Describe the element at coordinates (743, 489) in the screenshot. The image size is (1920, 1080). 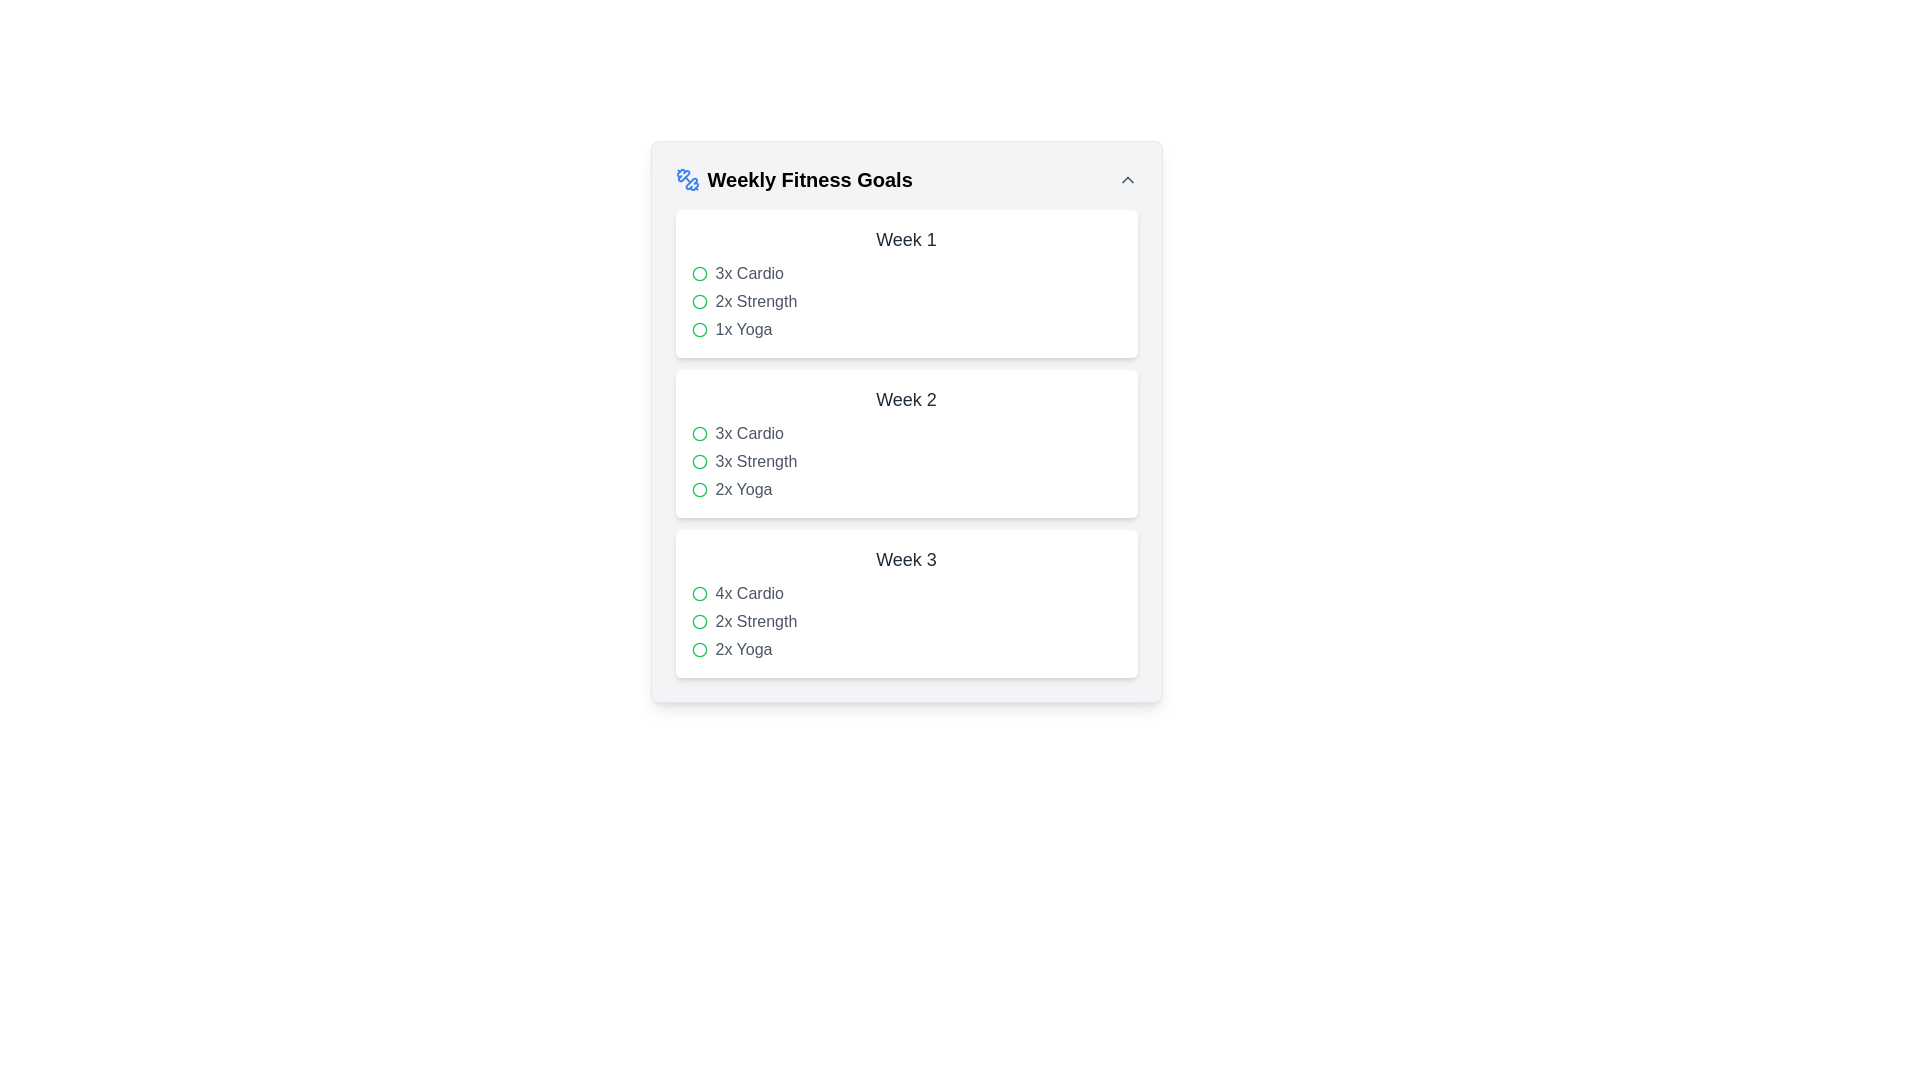
I see `information from the text label '2x Yoga' styled in gray font, which is the third item in the weekly fitness goals list under the 'Week 2' heading` at that location.